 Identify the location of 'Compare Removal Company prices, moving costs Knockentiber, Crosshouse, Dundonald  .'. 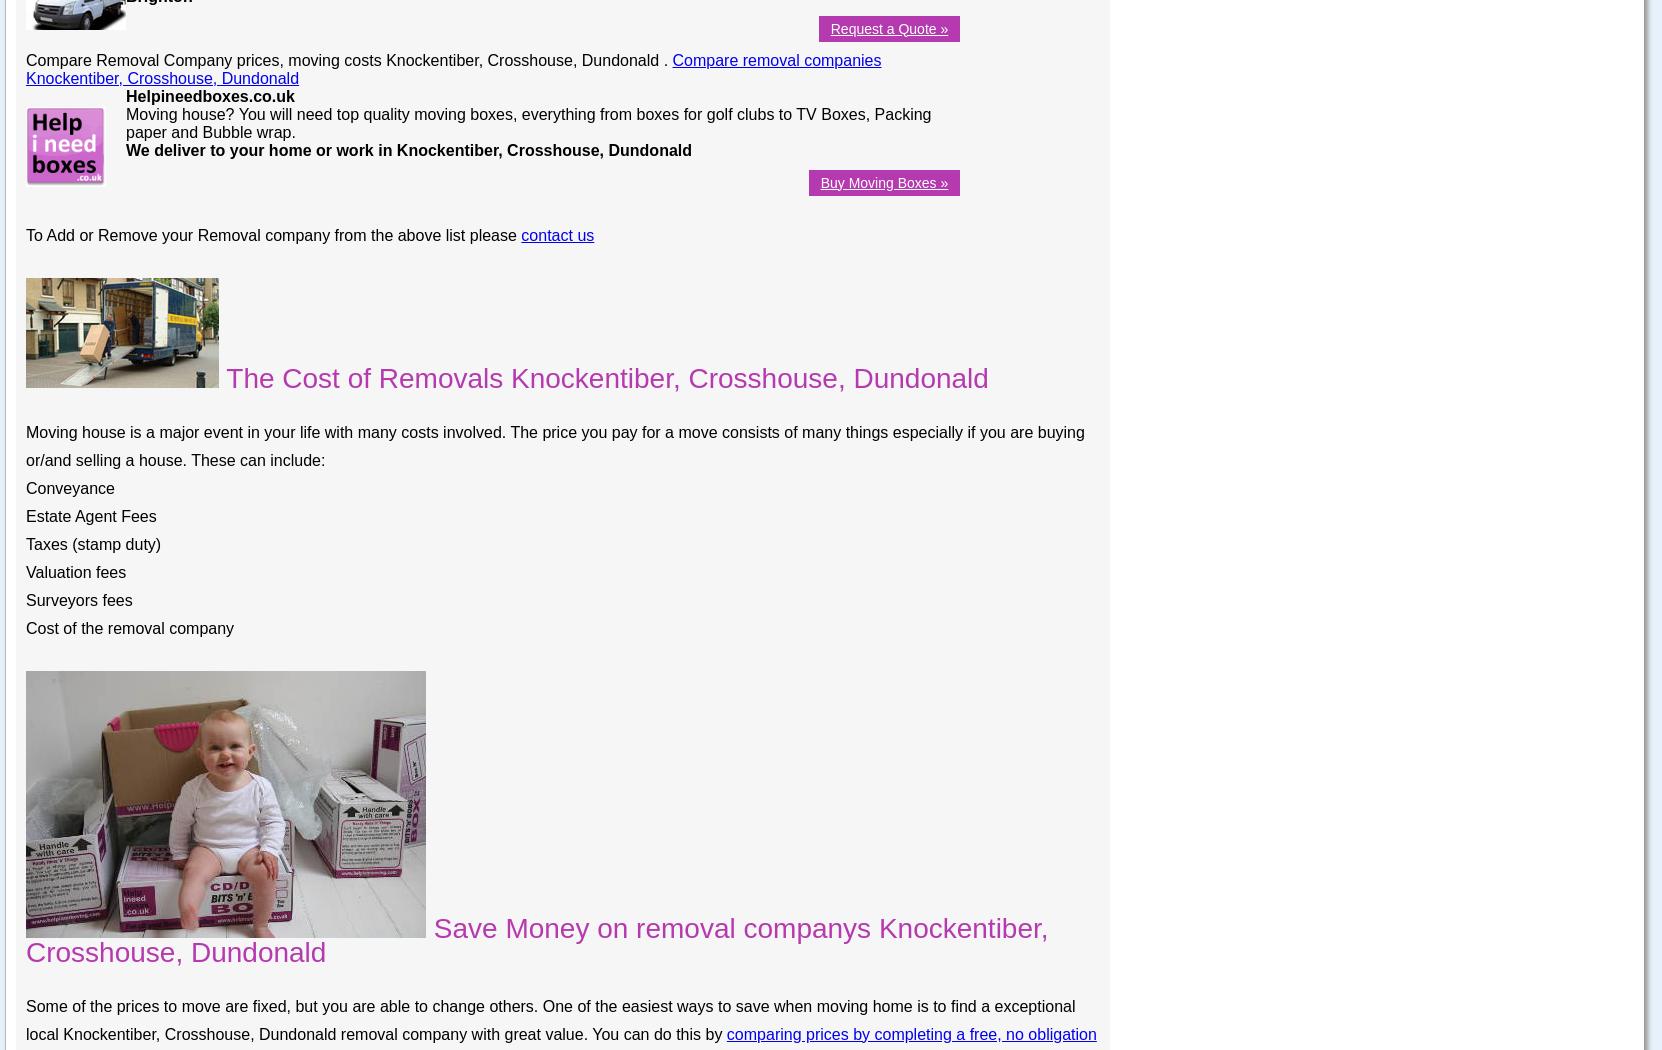
(348, 58).